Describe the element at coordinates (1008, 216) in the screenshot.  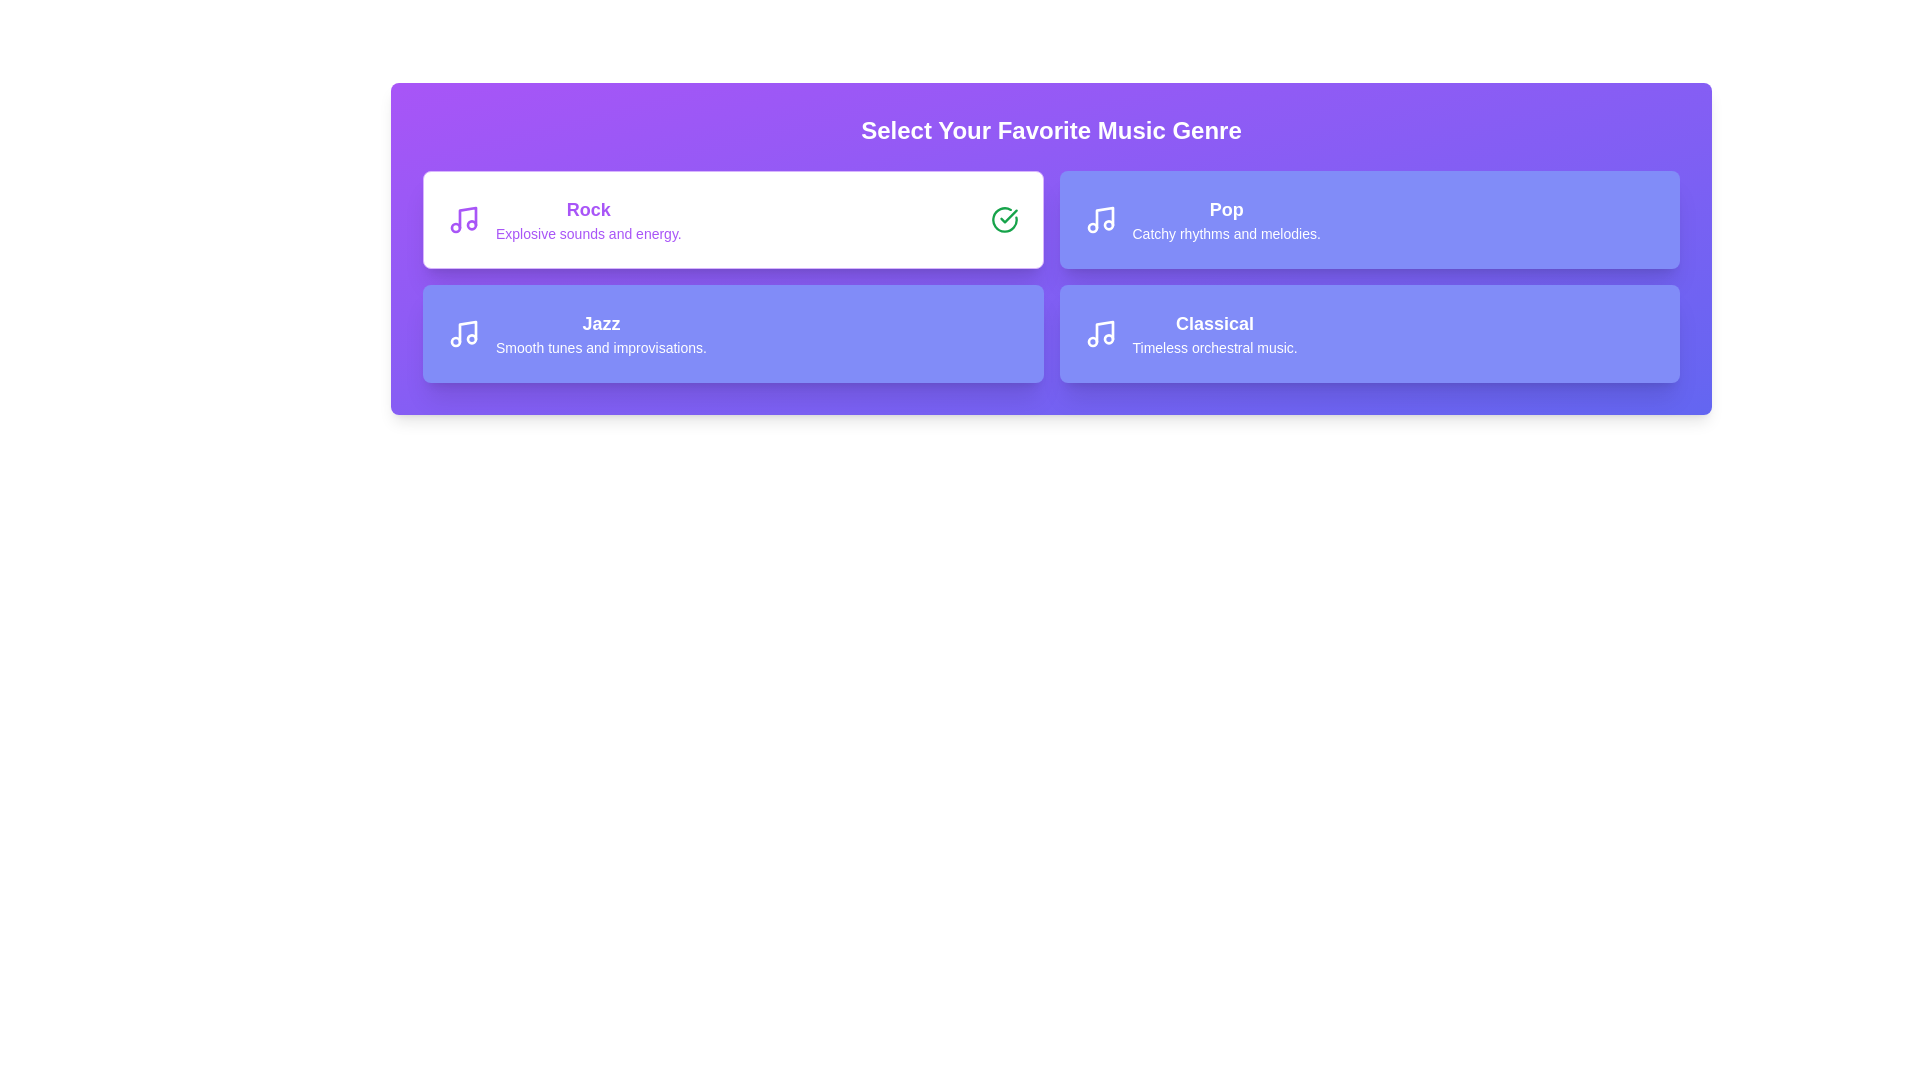
I see `the graphical checkmark icon to indirectly select the 'Rock' music genre option it represents` at that location.